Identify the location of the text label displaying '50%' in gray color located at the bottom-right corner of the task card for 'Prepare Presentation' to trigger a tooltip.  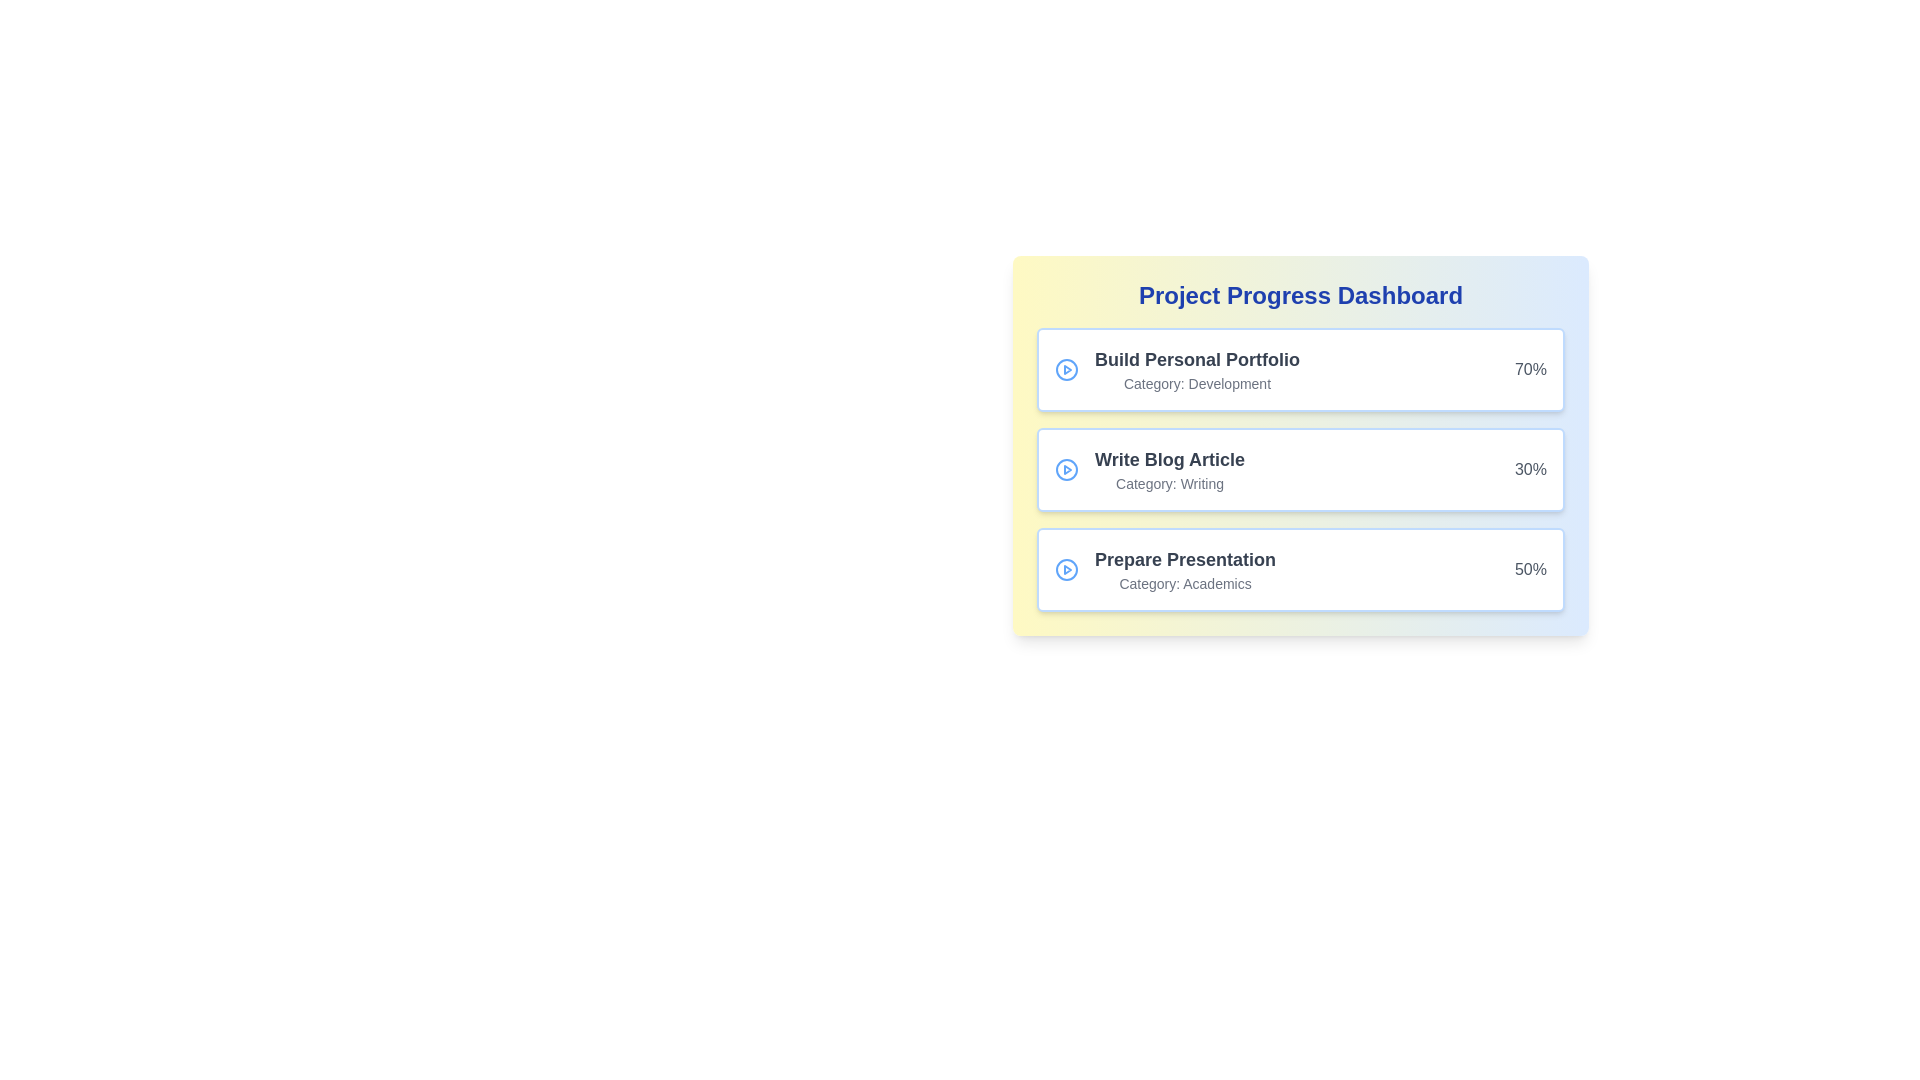
(1530, 570).